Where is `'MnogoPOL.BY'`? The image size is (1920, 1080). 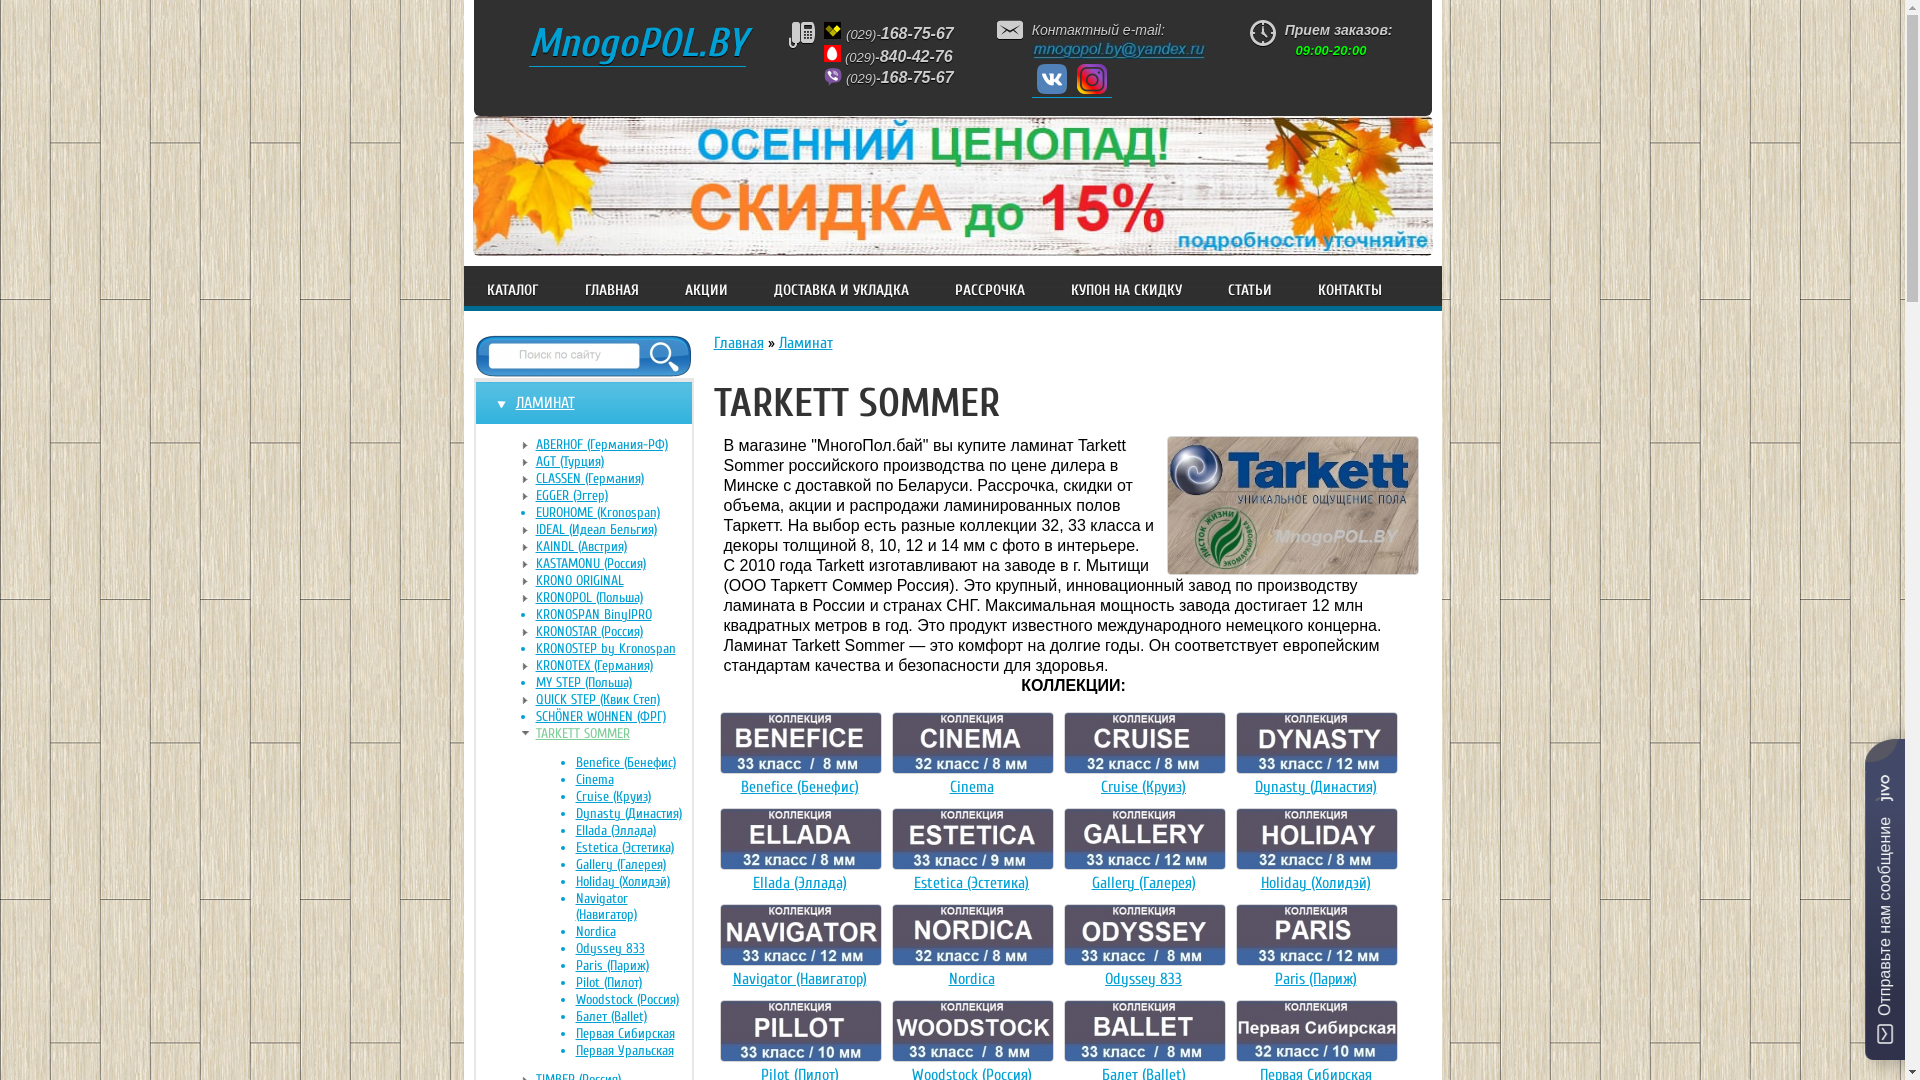
'MnogoPOL.BY' is located at coordinates (635, 43).